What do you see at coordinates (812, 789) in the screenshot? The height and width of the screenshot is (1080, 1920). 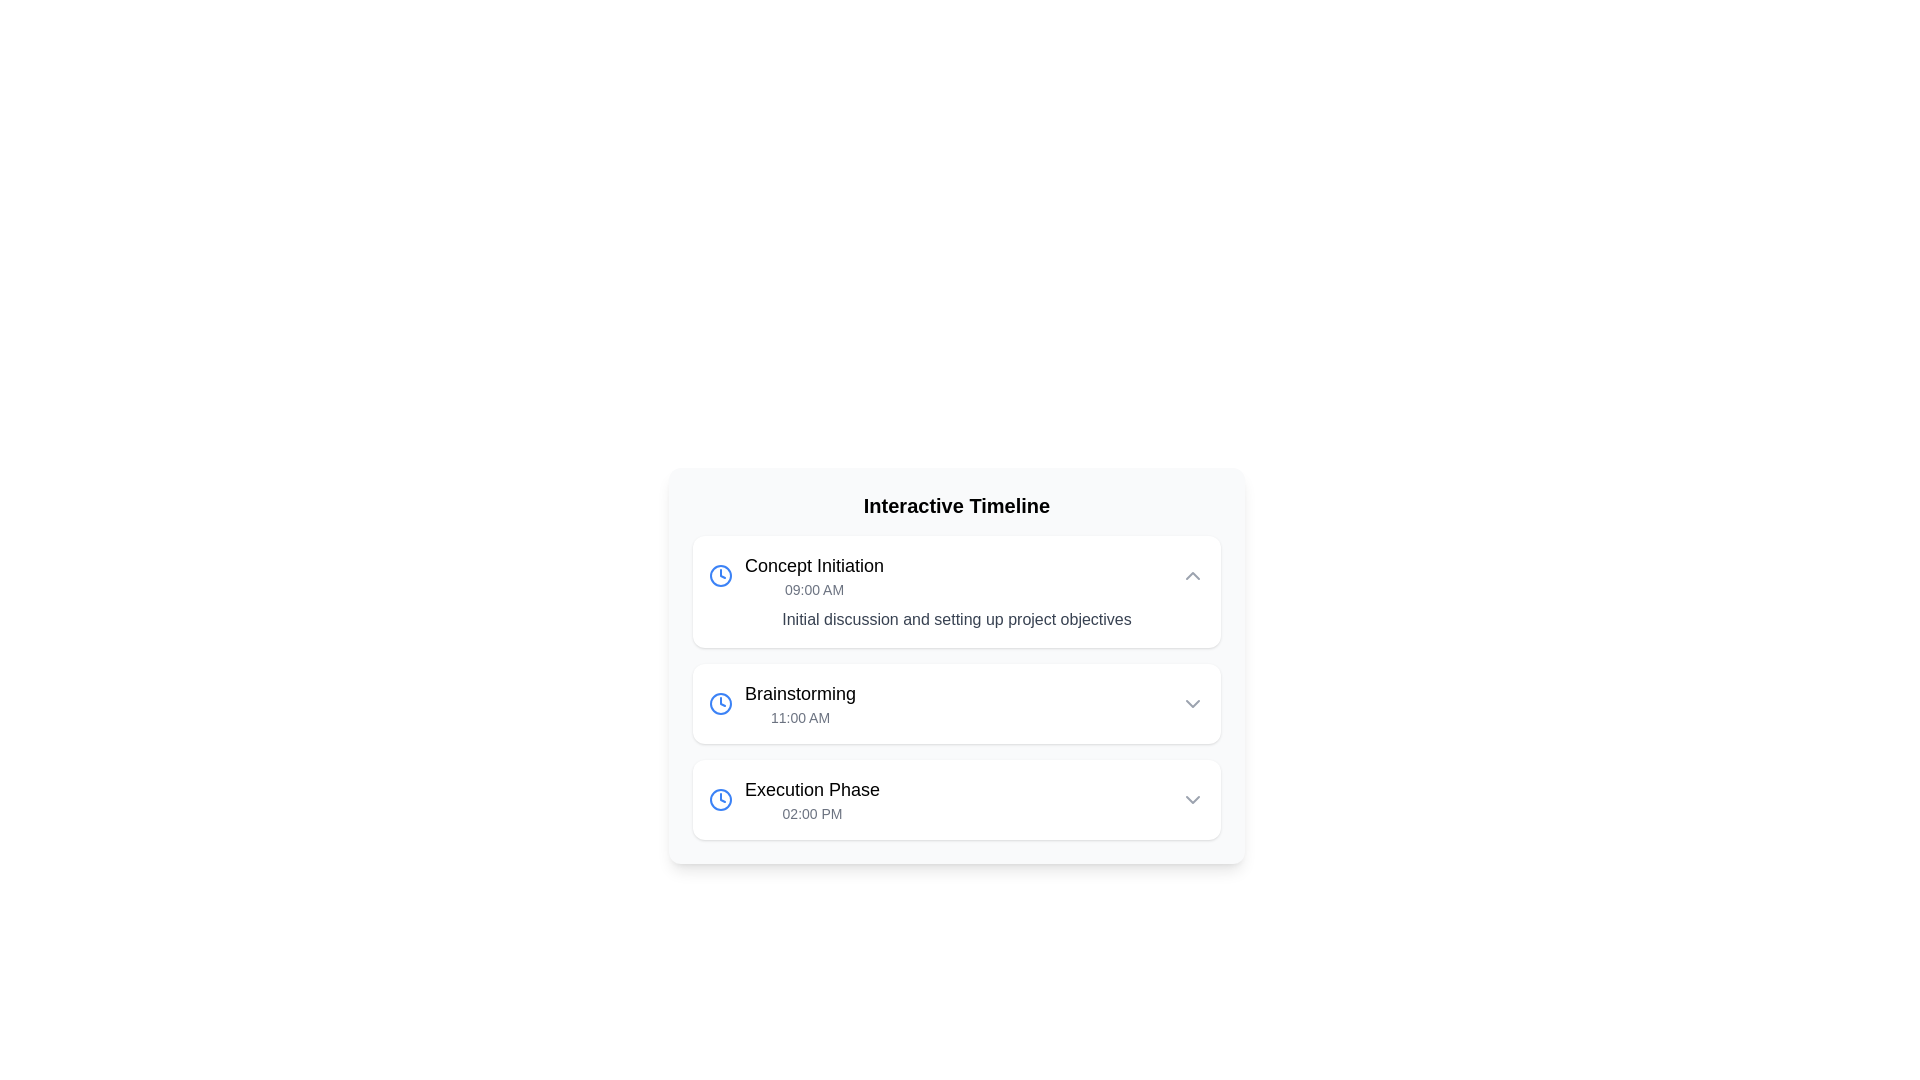 I see `on the text label 'Execution Phase 02:00 PM' located in the third timeline entry` at bounding box center [812, 789].